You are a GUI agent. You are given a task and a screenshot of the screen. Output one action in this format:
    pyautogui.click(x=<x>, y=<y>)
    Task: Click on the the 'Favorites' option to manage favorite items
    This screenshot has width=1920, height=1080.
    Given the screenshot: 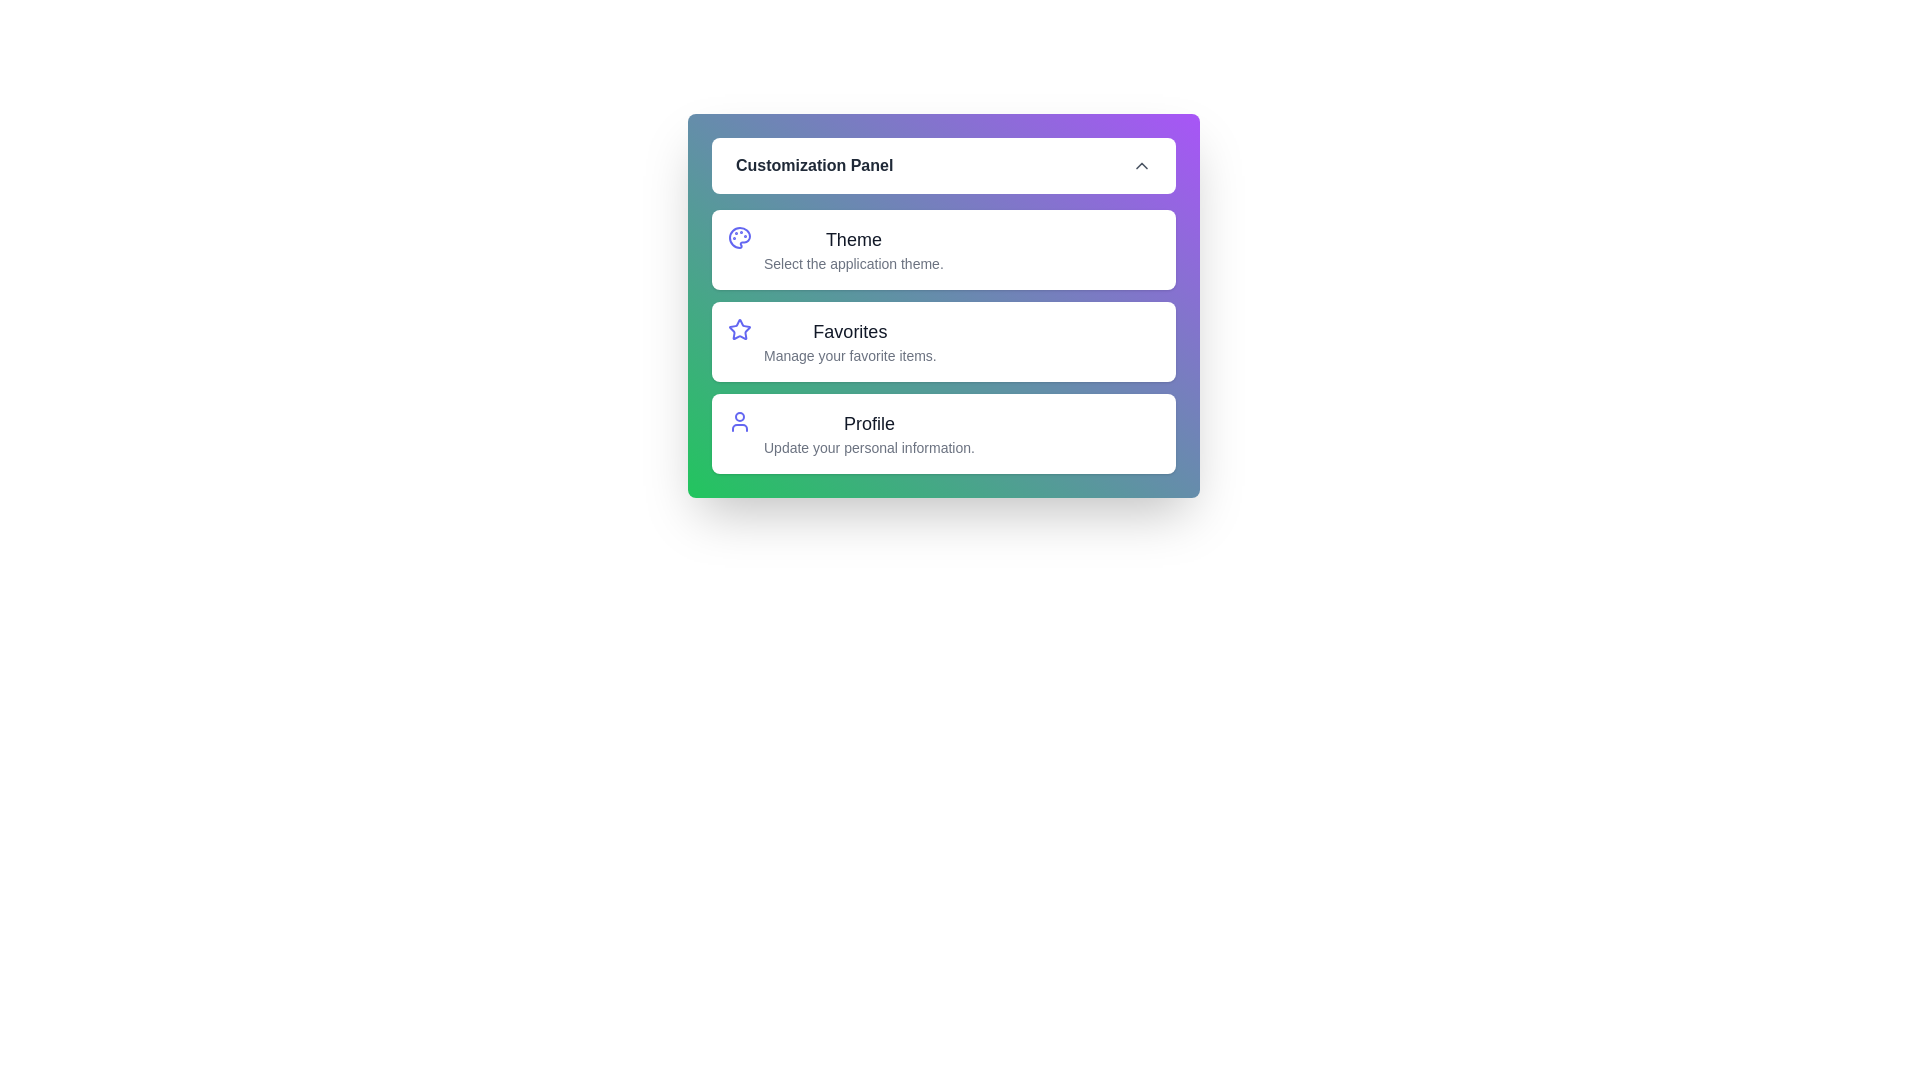 What is the action you would take?
    pyautogui.click(x=943, y=341)
    